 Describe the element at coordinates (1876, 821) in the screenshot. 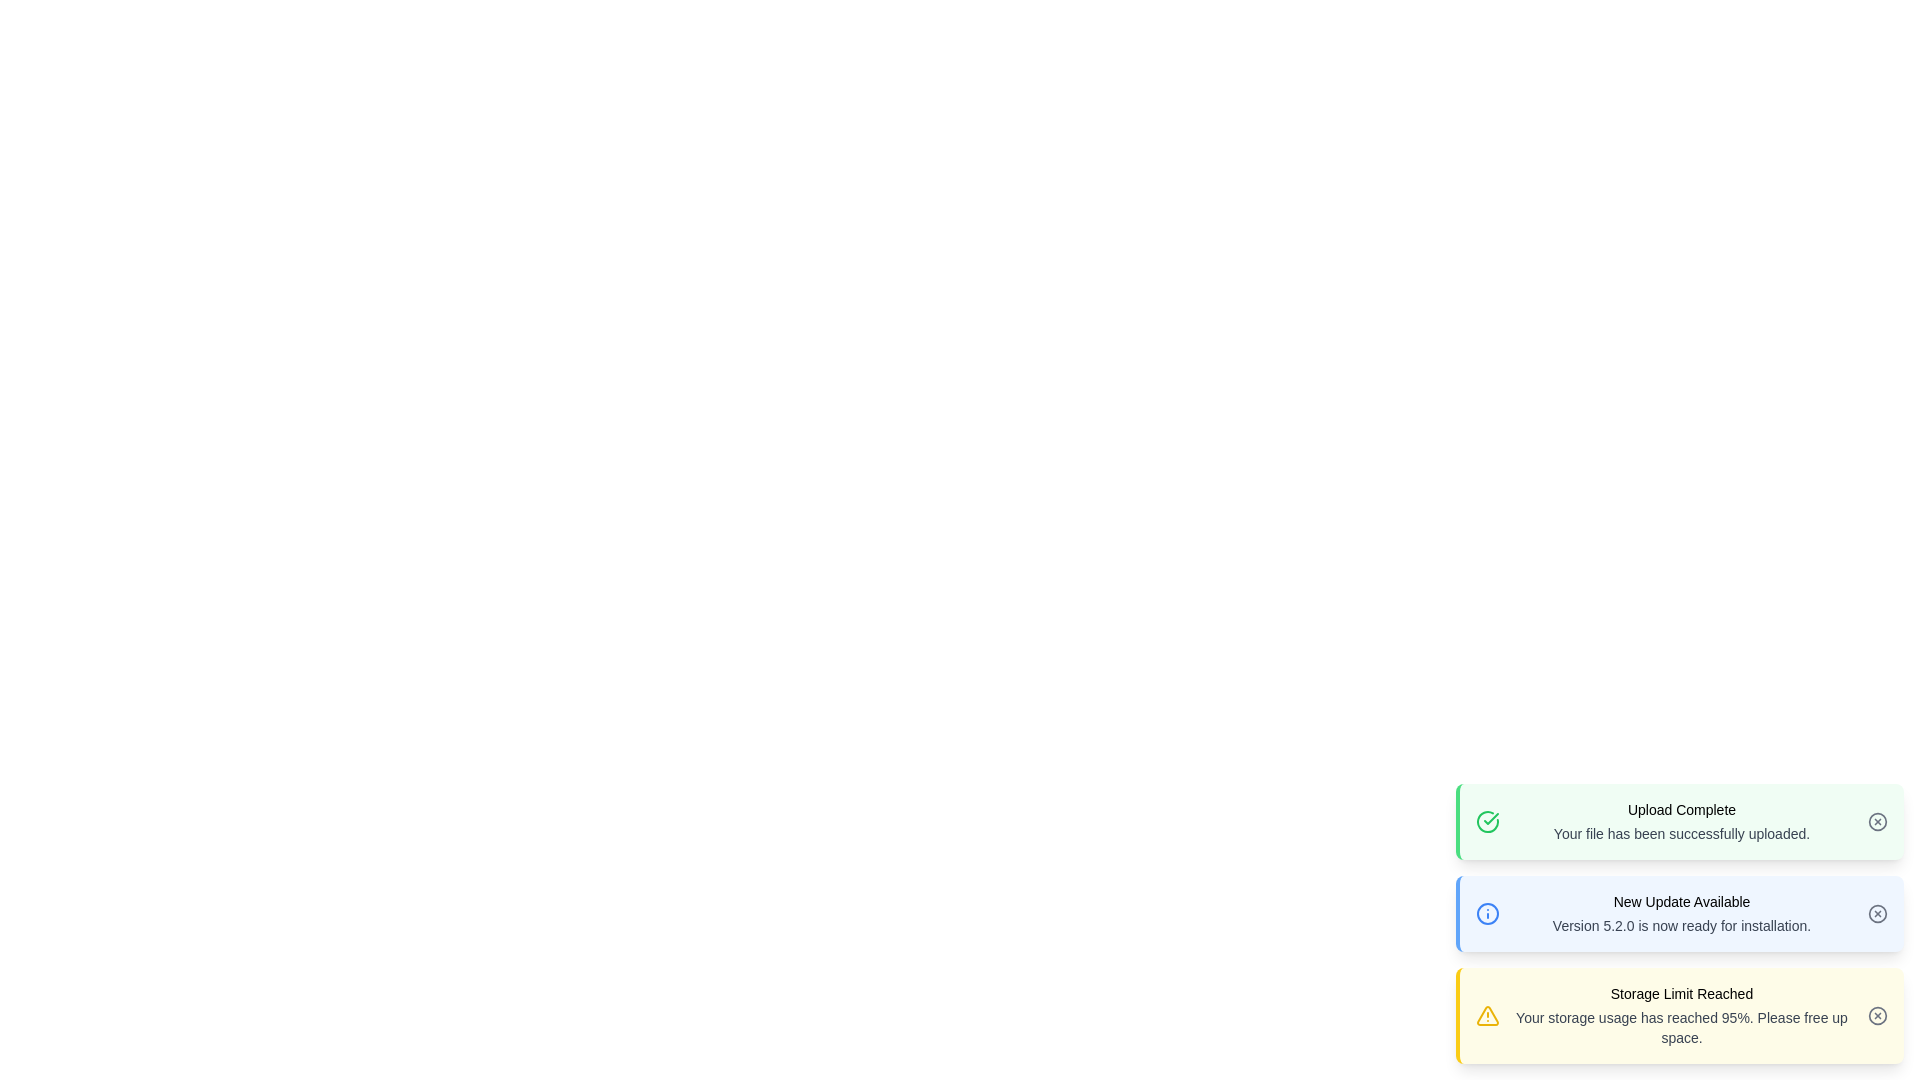

I see `the SVG Circle graphic located in the upper right corner of the 'Upload Complete' notification card, which is part of an icon intended for a close or dismiss action` at that location.